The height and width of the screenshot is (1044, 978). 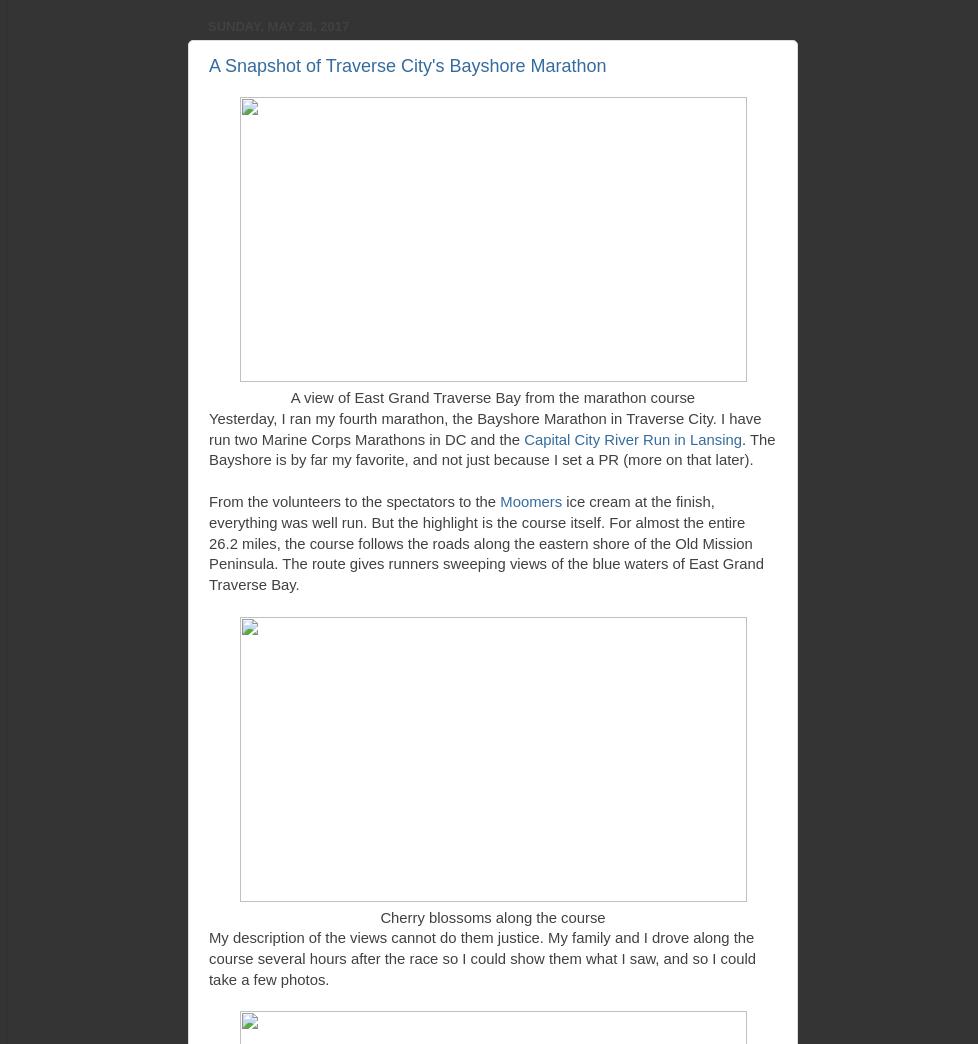 I want to click on 'My description of the views cannot do them justice. My family and I drove along the course several hours after the race so I could show them what I saw, and so I could take a few photos.', so click(x=481, y=957).